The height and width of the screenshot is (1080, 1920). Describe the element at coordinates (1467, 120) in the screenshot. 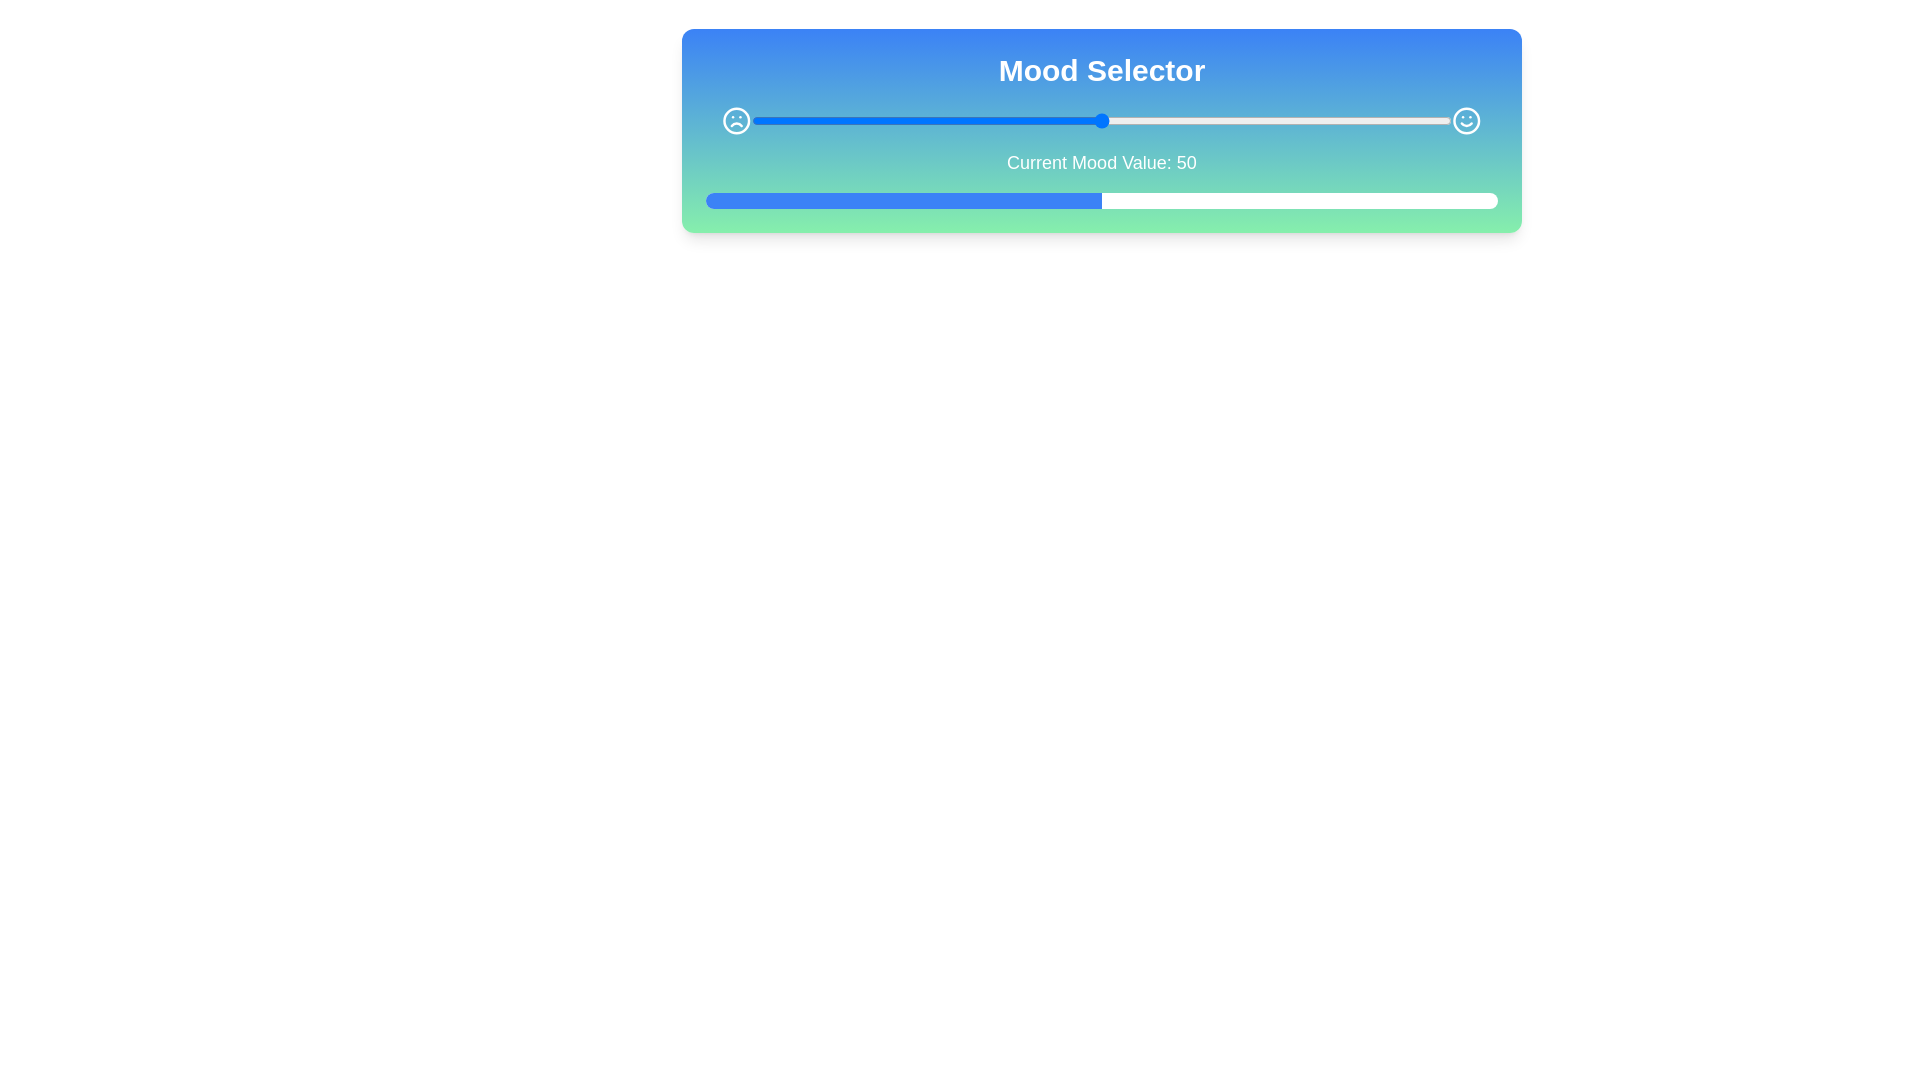

I see `the circular element representing the face of the smiley icon within the gradient-colored card titled 'Mood Selector'` at that location.